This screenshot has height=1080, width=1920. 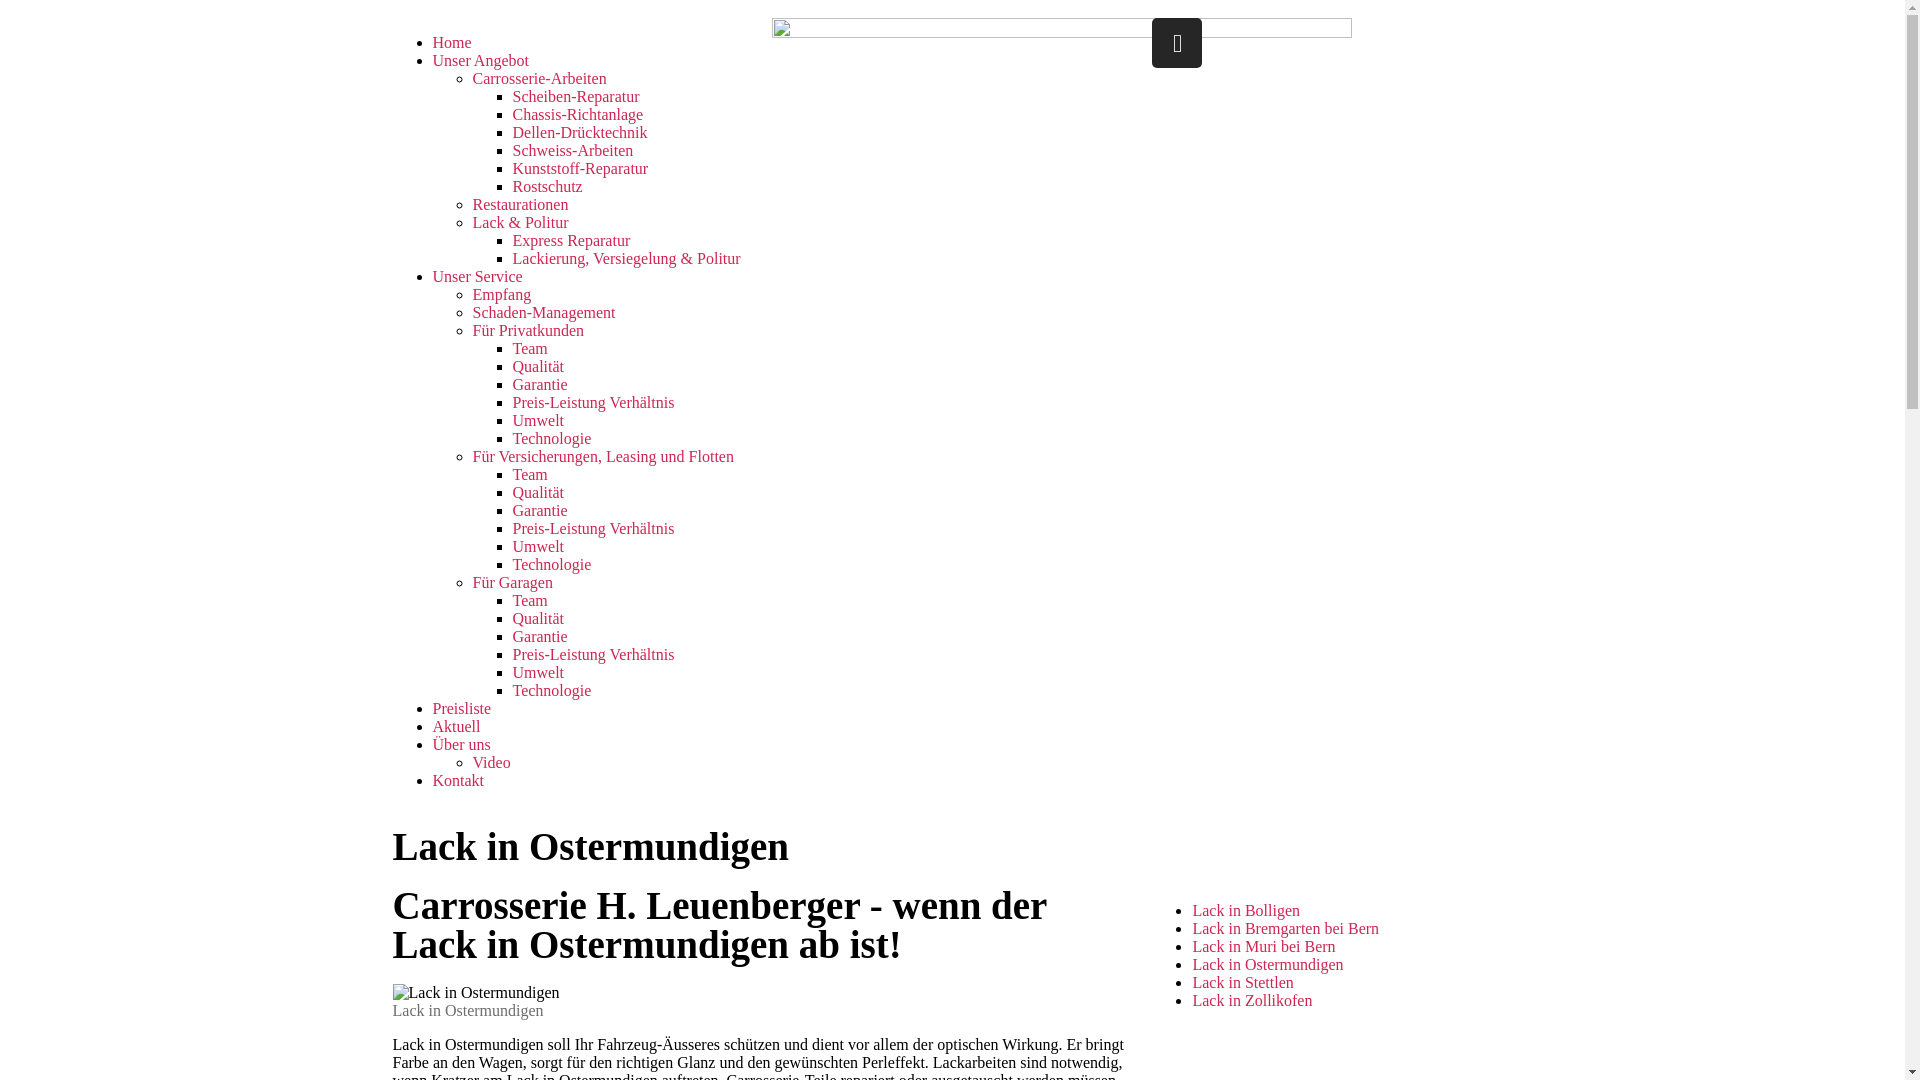 I want to click on 'Aktuell', so click(x=455, y=726).